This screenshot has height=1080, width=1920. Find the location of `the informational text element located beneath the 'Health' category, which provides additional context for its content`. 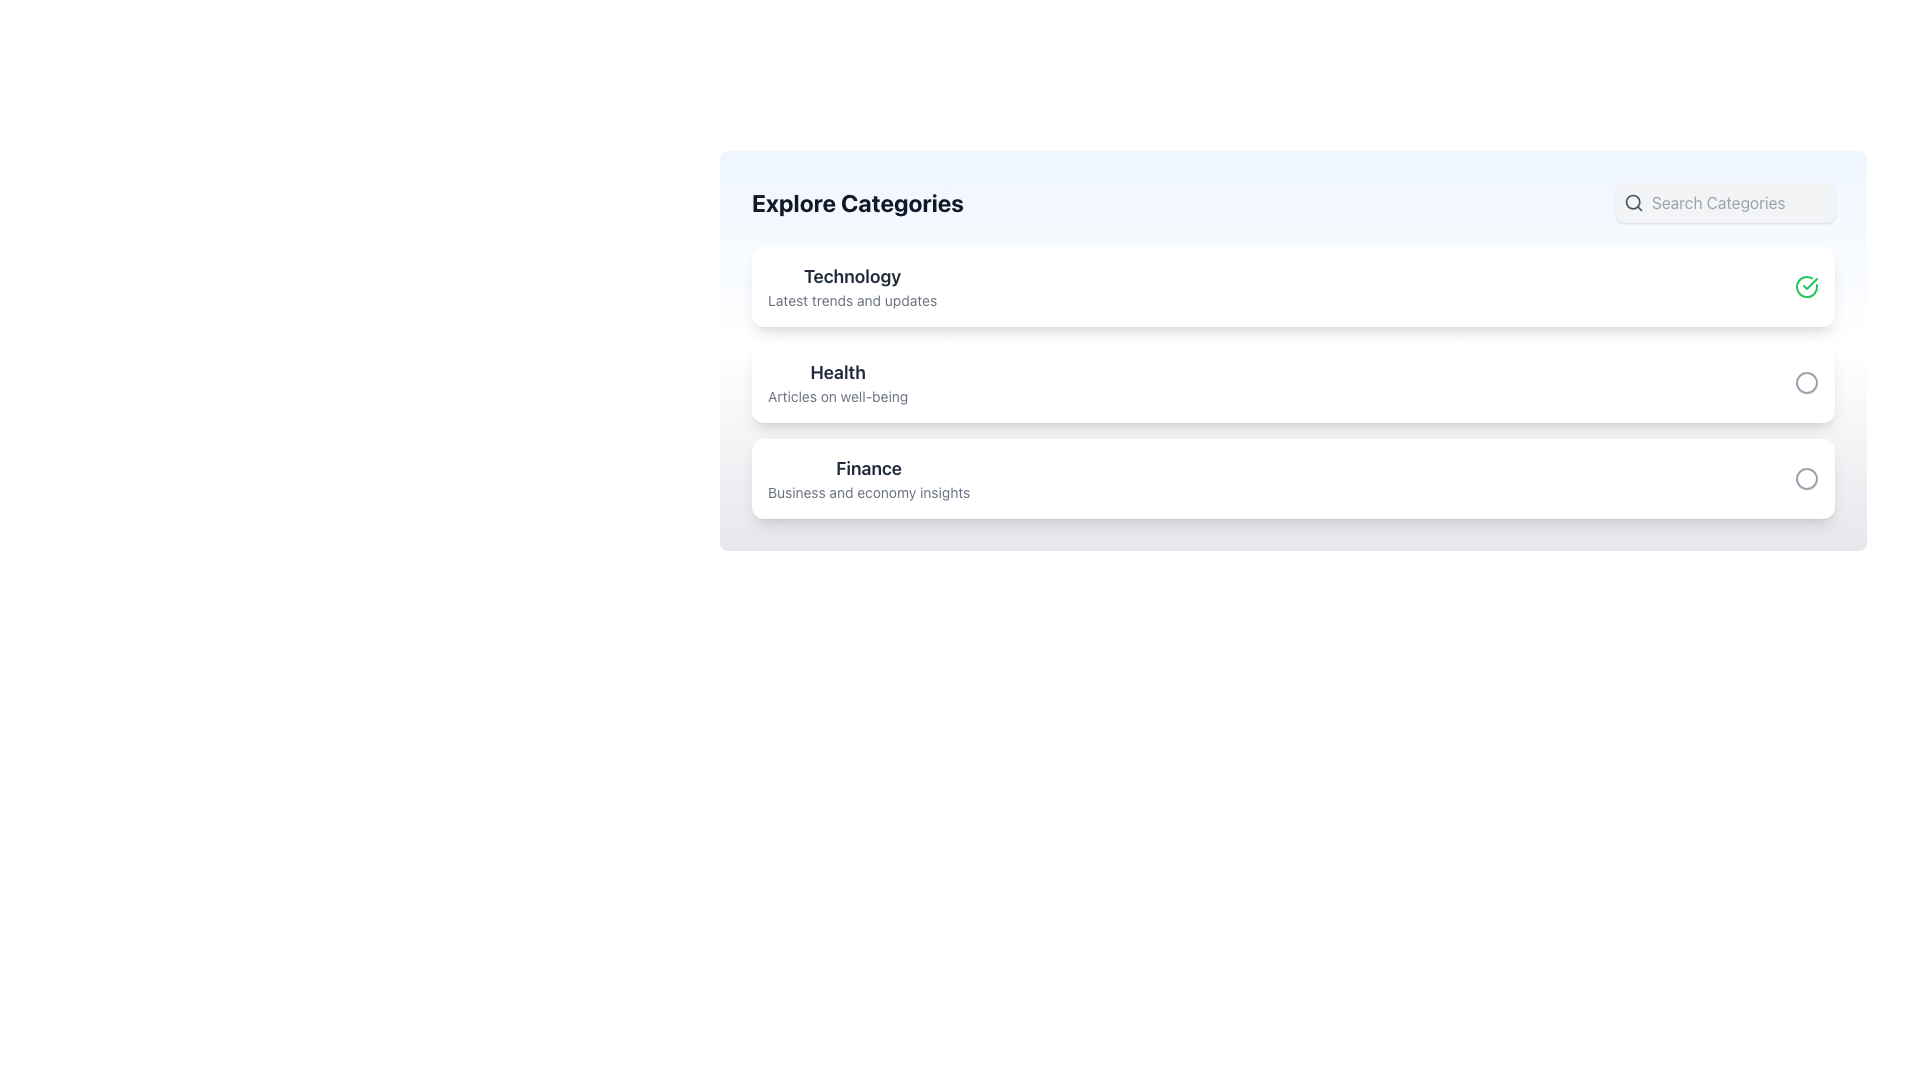

the informational text element located beneath the 'Health' category, which provides additional context for its content is located at coordinates (838, 397).